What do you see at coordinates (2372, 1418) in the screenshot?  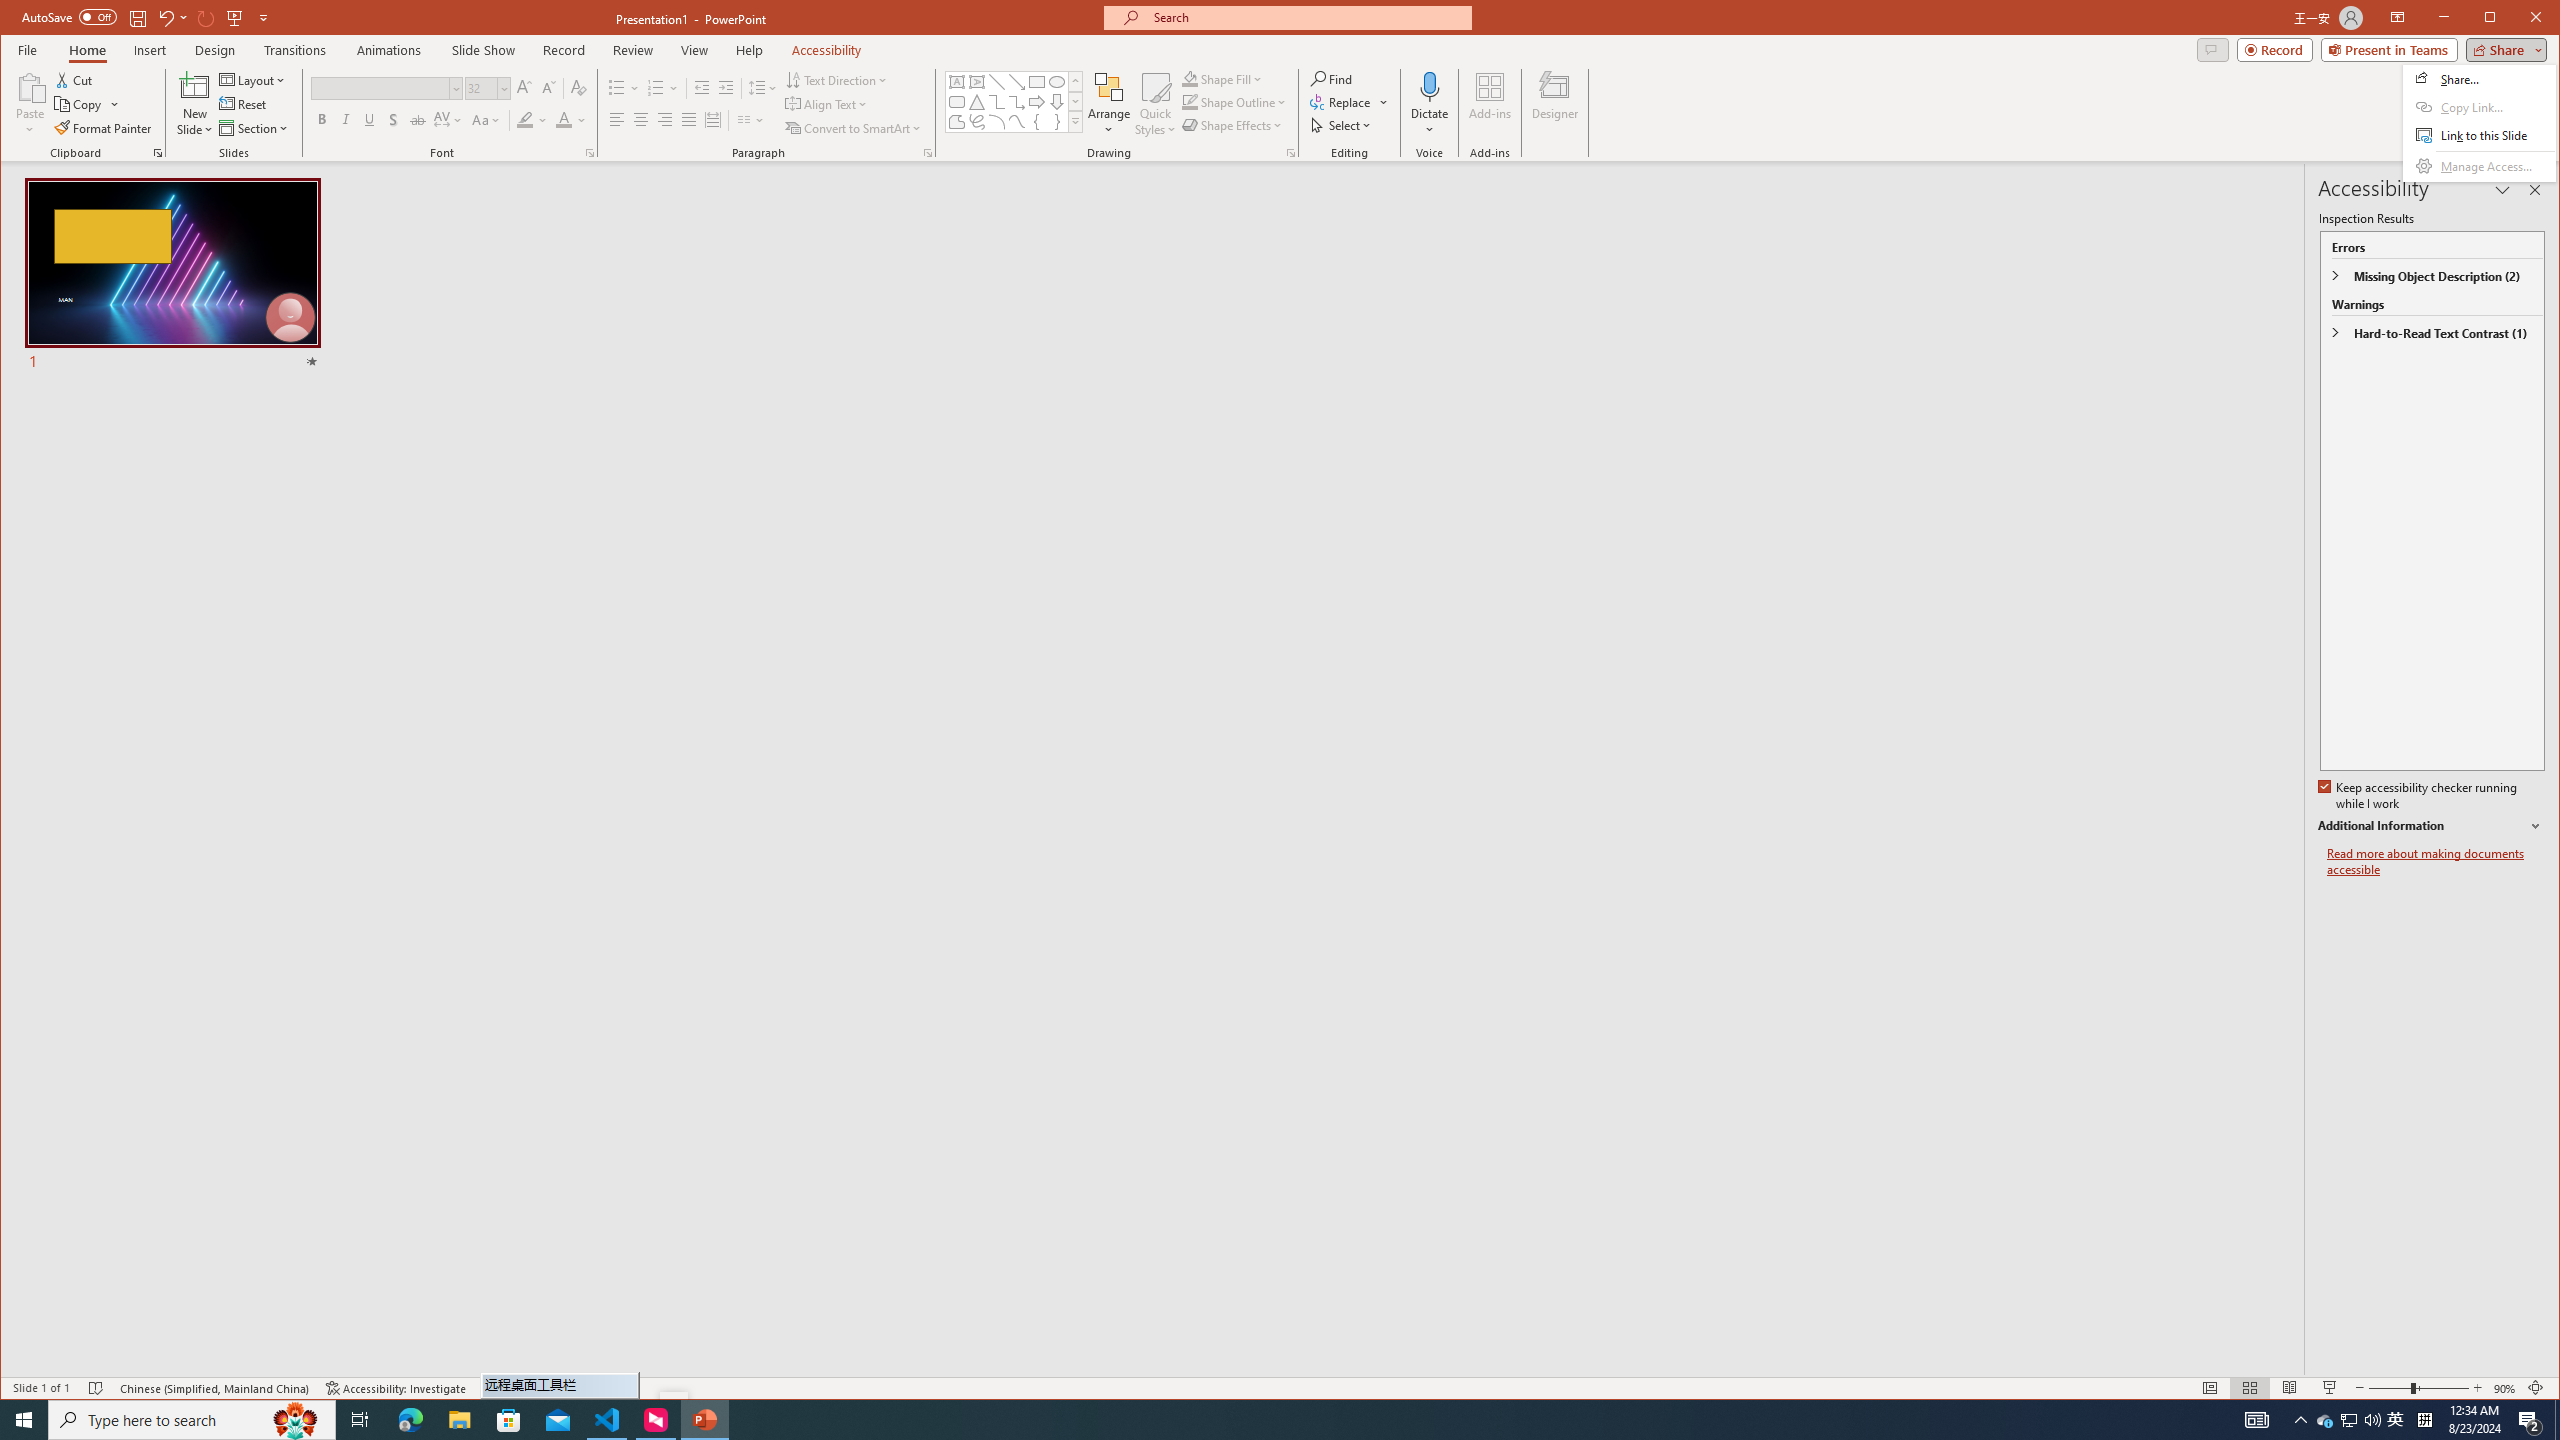 I see `'Q2790: 100%'` at bounding box center [2372, 1418].